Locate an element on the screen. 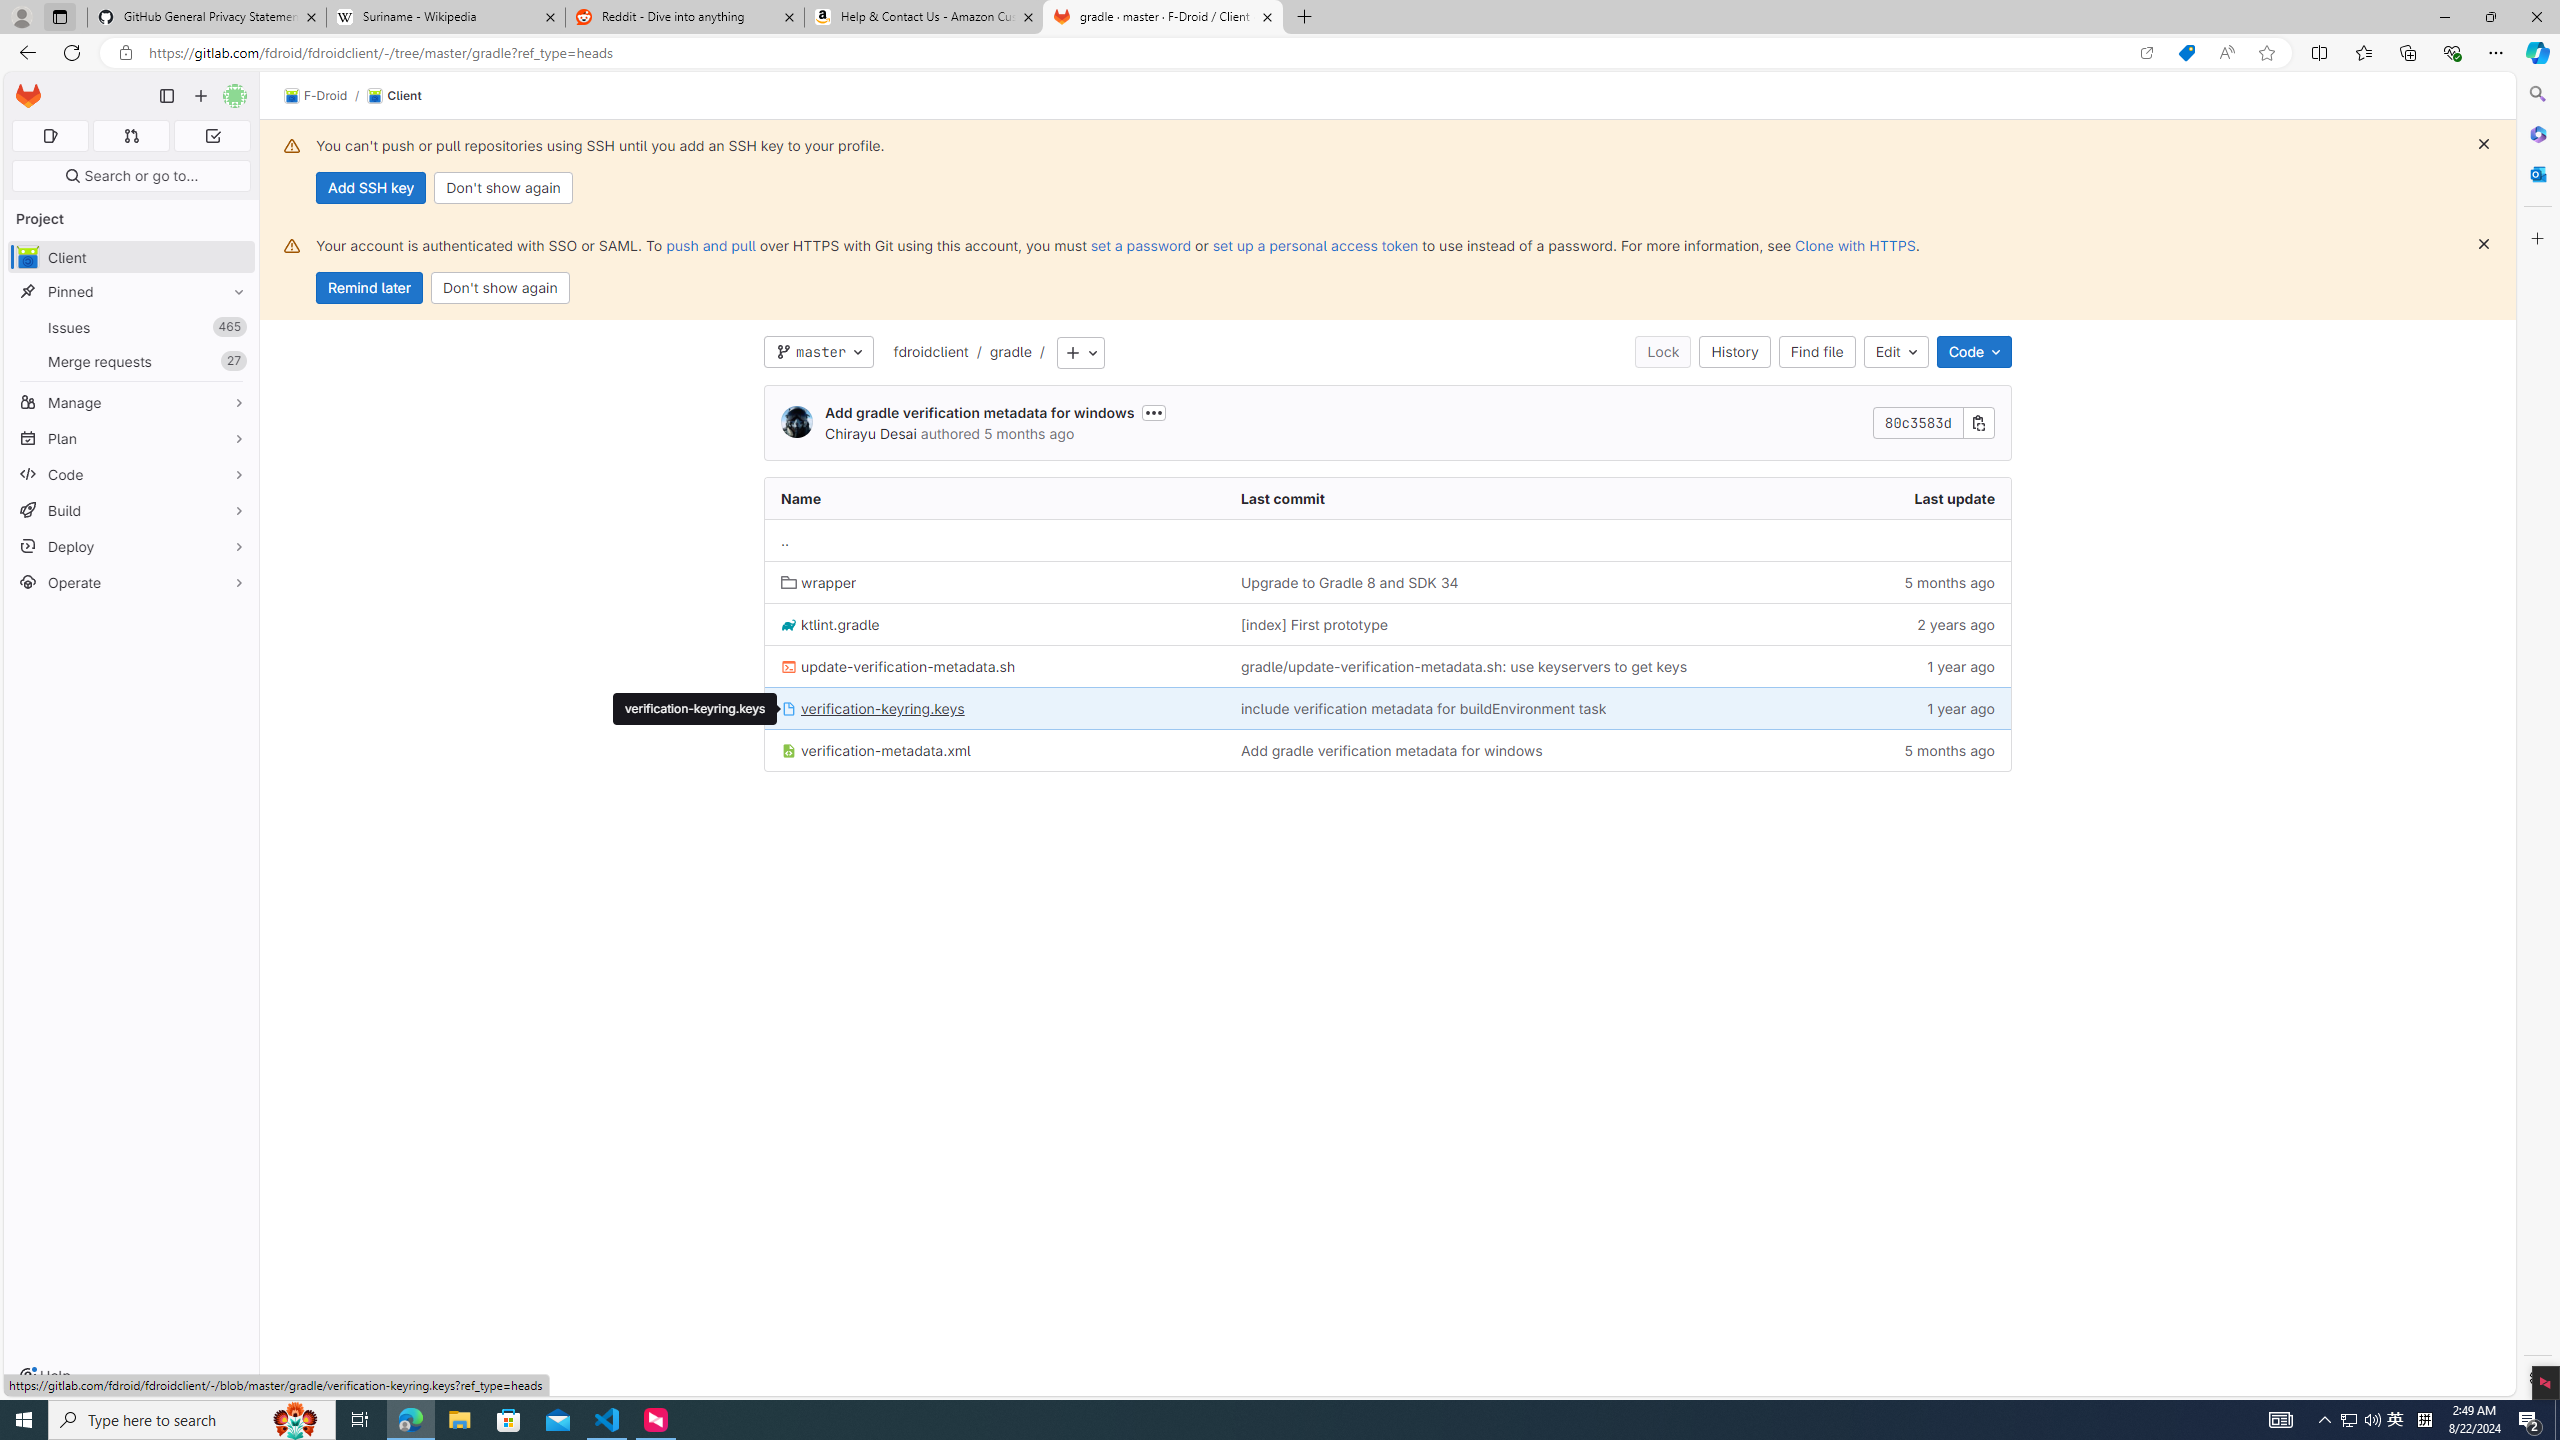  'Operate' is located at coordinates (130, 582).